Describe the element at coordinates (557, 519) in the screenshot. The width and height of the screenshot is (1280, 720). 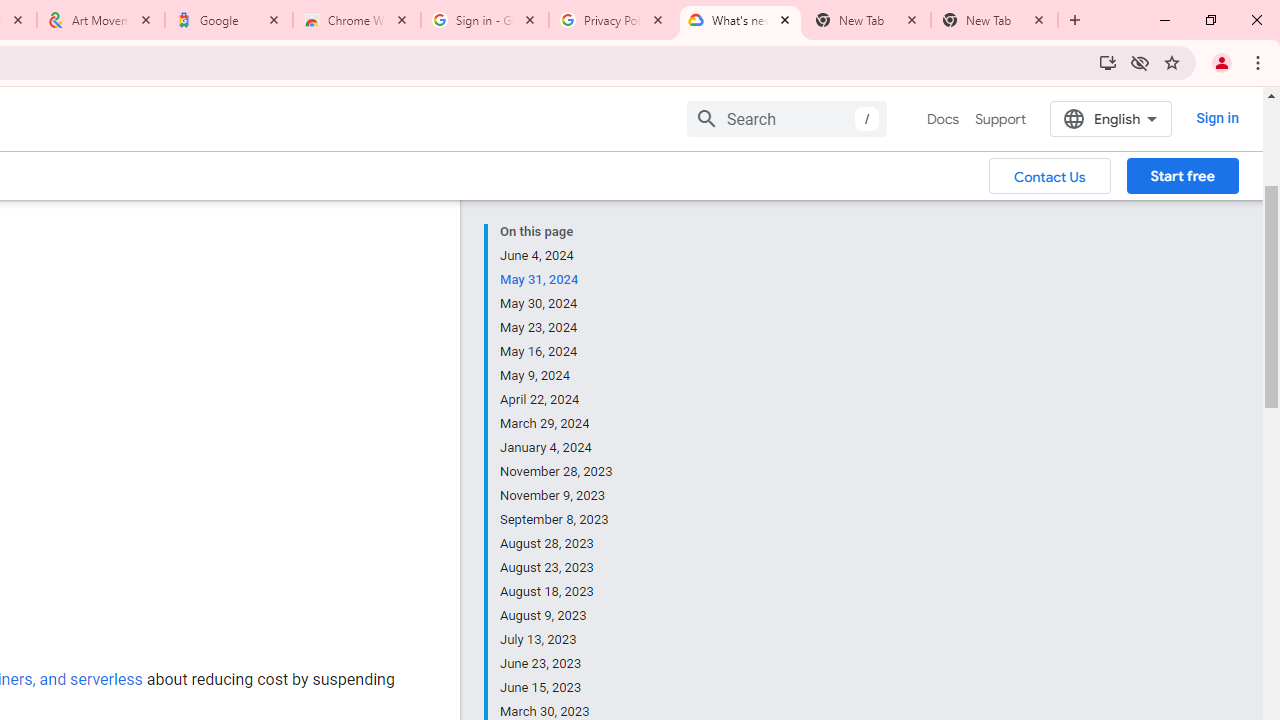
I see `'September 8, 2023'` at that location.